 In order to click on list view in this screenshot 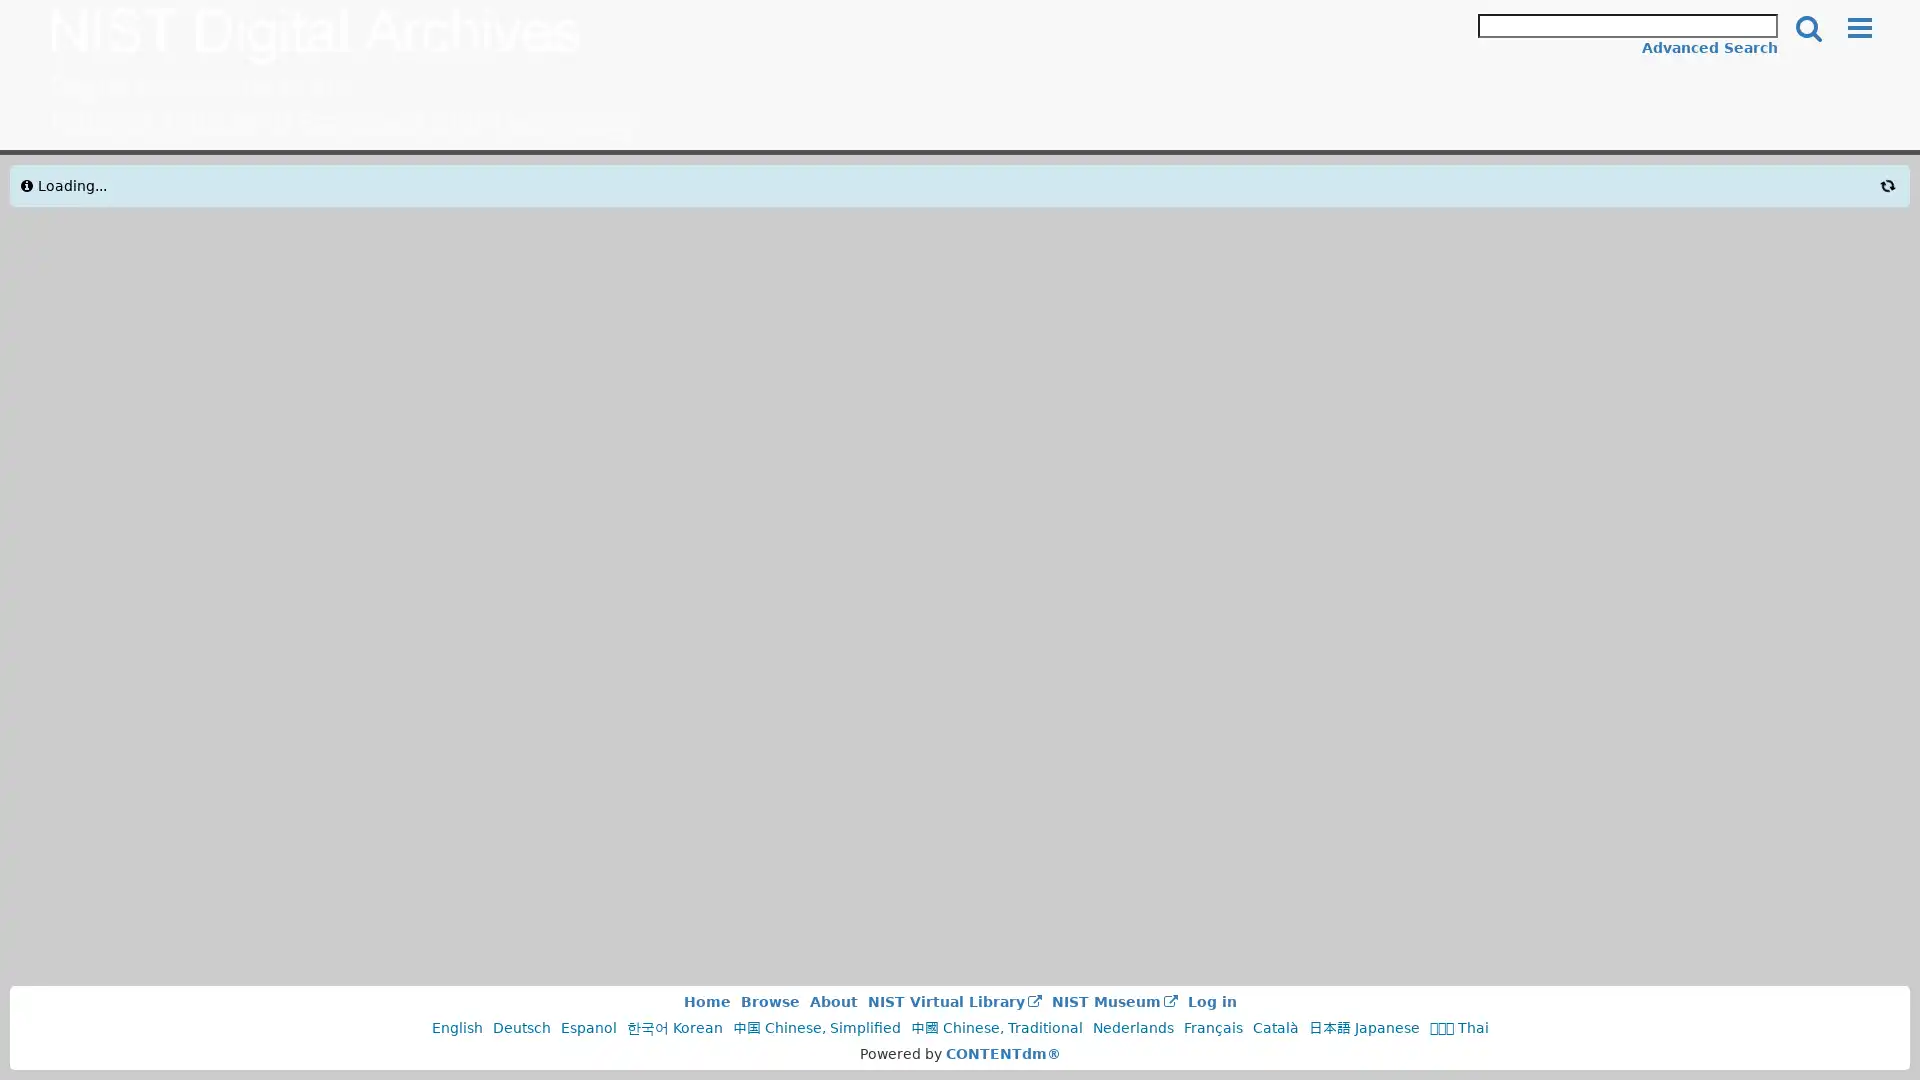, I will do `click(1460, 197)`.